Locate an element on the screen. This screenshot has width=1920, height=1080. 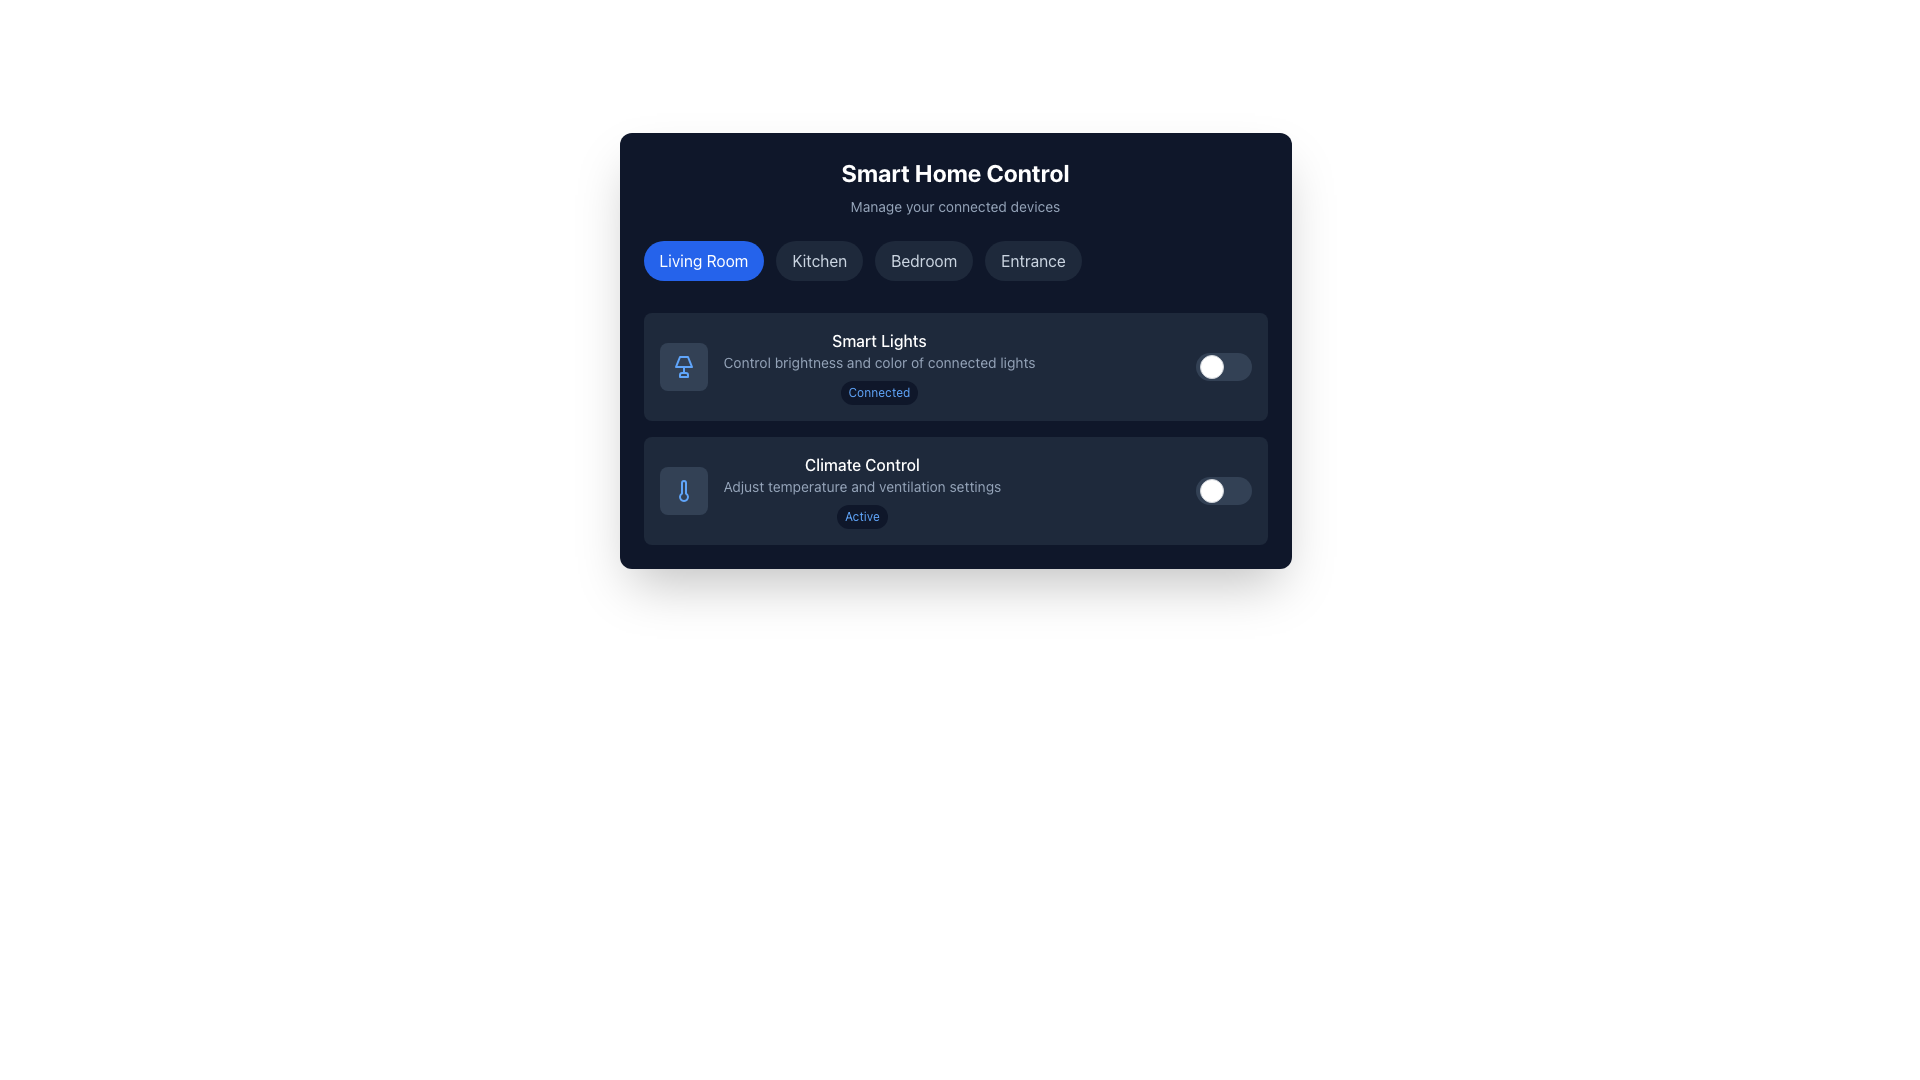
the 'Bedroom' pill-shaped button with white text on a dark gray background is located at coordinates (923, 260).